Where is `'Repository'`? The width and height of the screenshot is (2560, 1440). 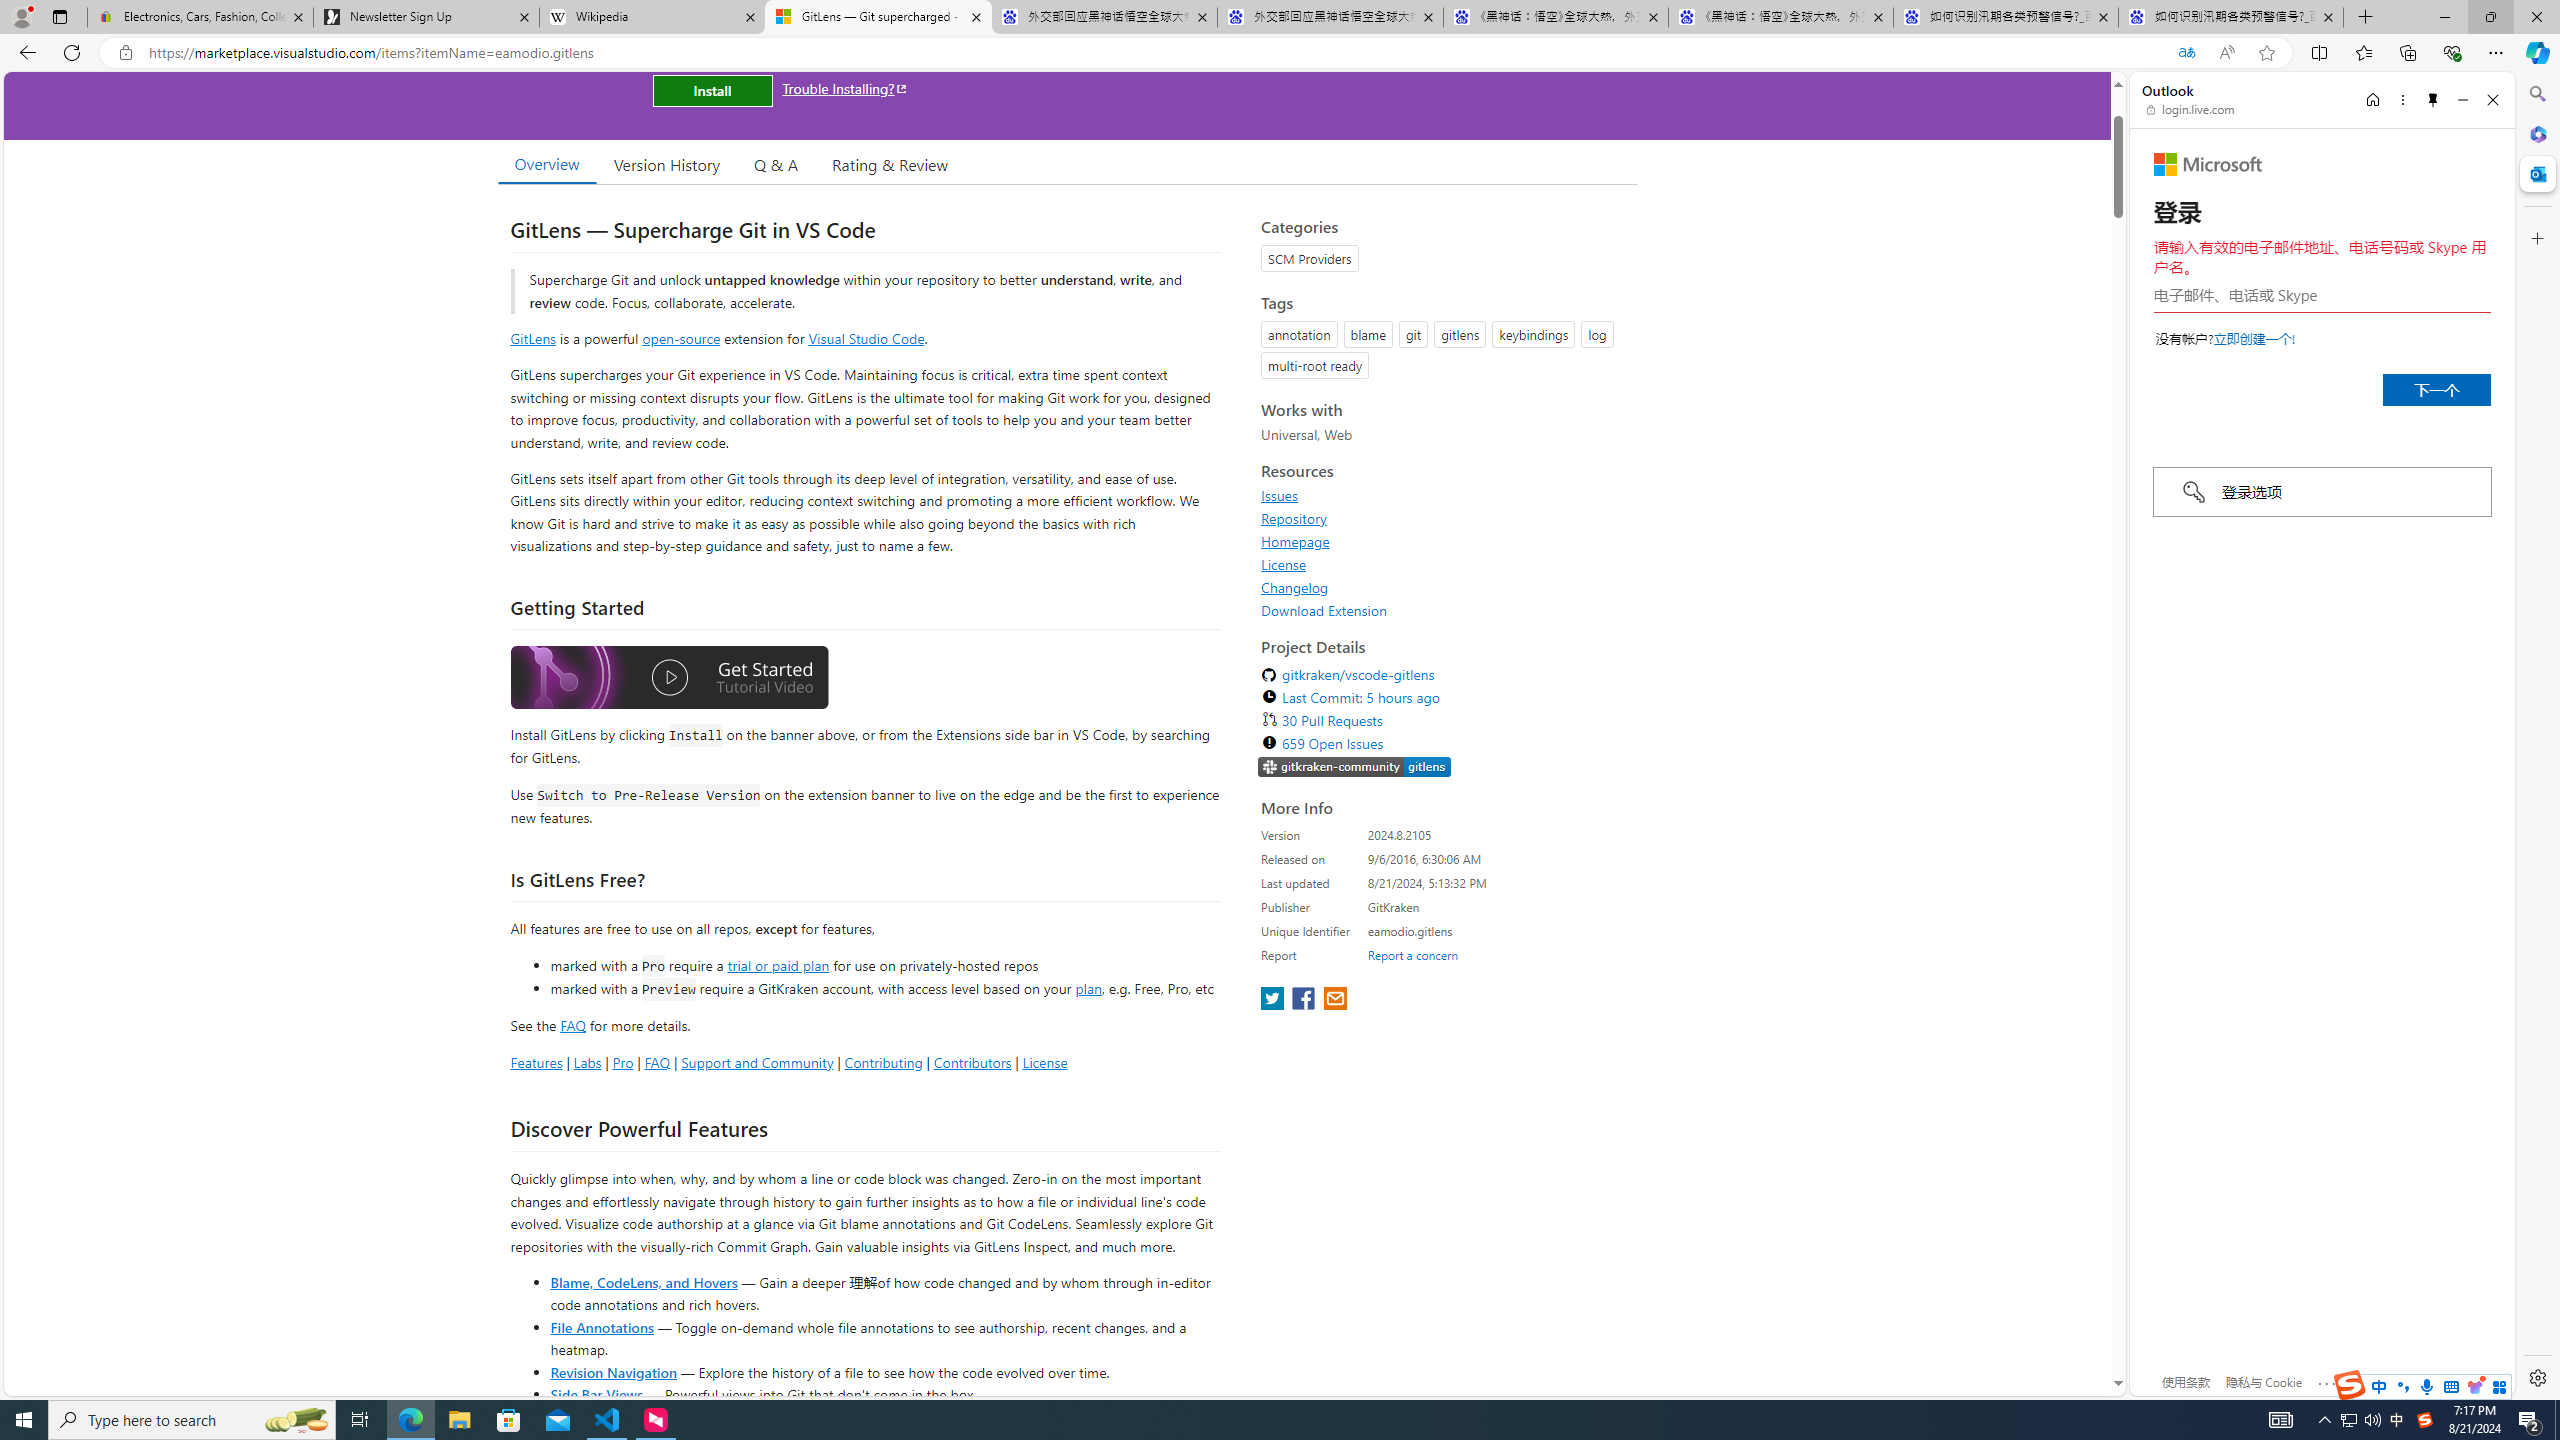 'Repository' is located at coordinates (1443, 517).